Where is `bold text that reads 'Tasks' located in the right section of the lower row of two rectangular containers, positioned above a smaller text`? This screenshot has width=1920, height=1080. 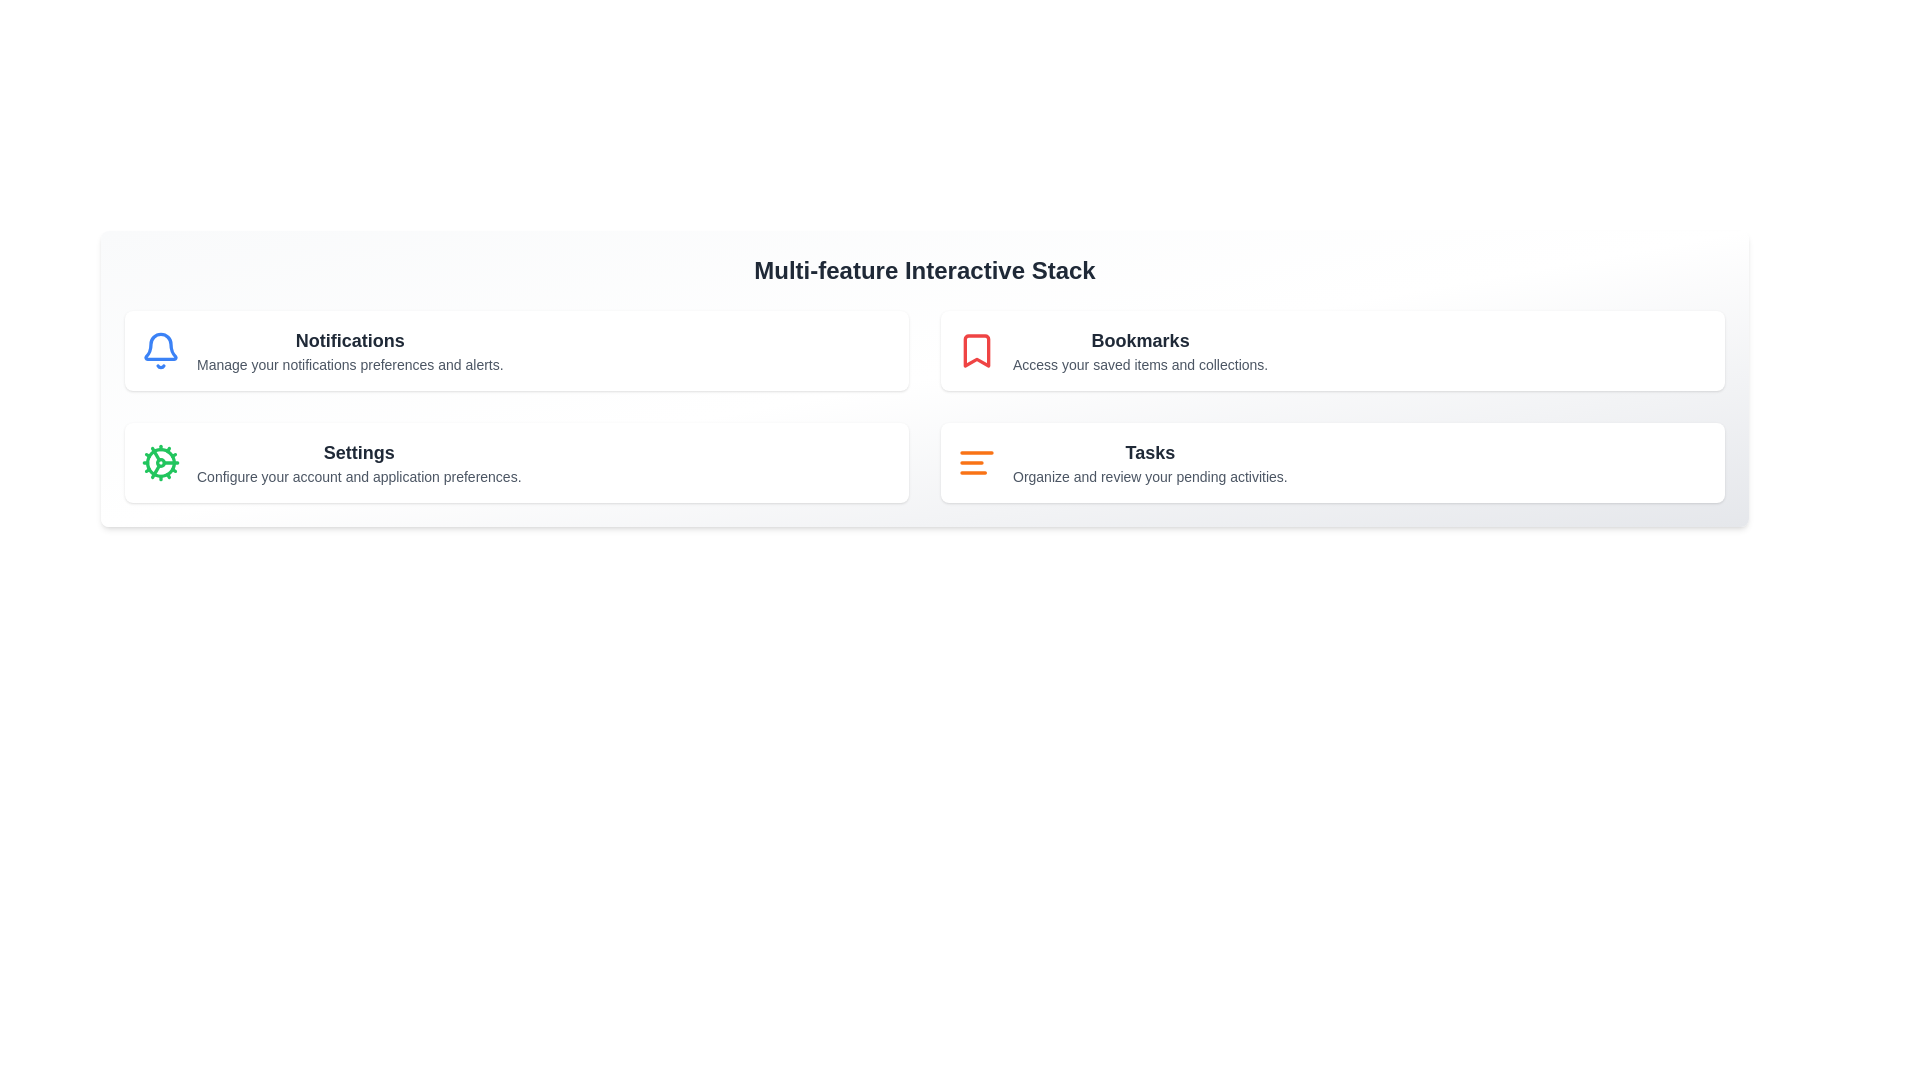 bold text that reads 'Tasks' located in the right section of the lower row of two rectangular containers, positioned above a smaller text is located at coordinates (1150, 452).